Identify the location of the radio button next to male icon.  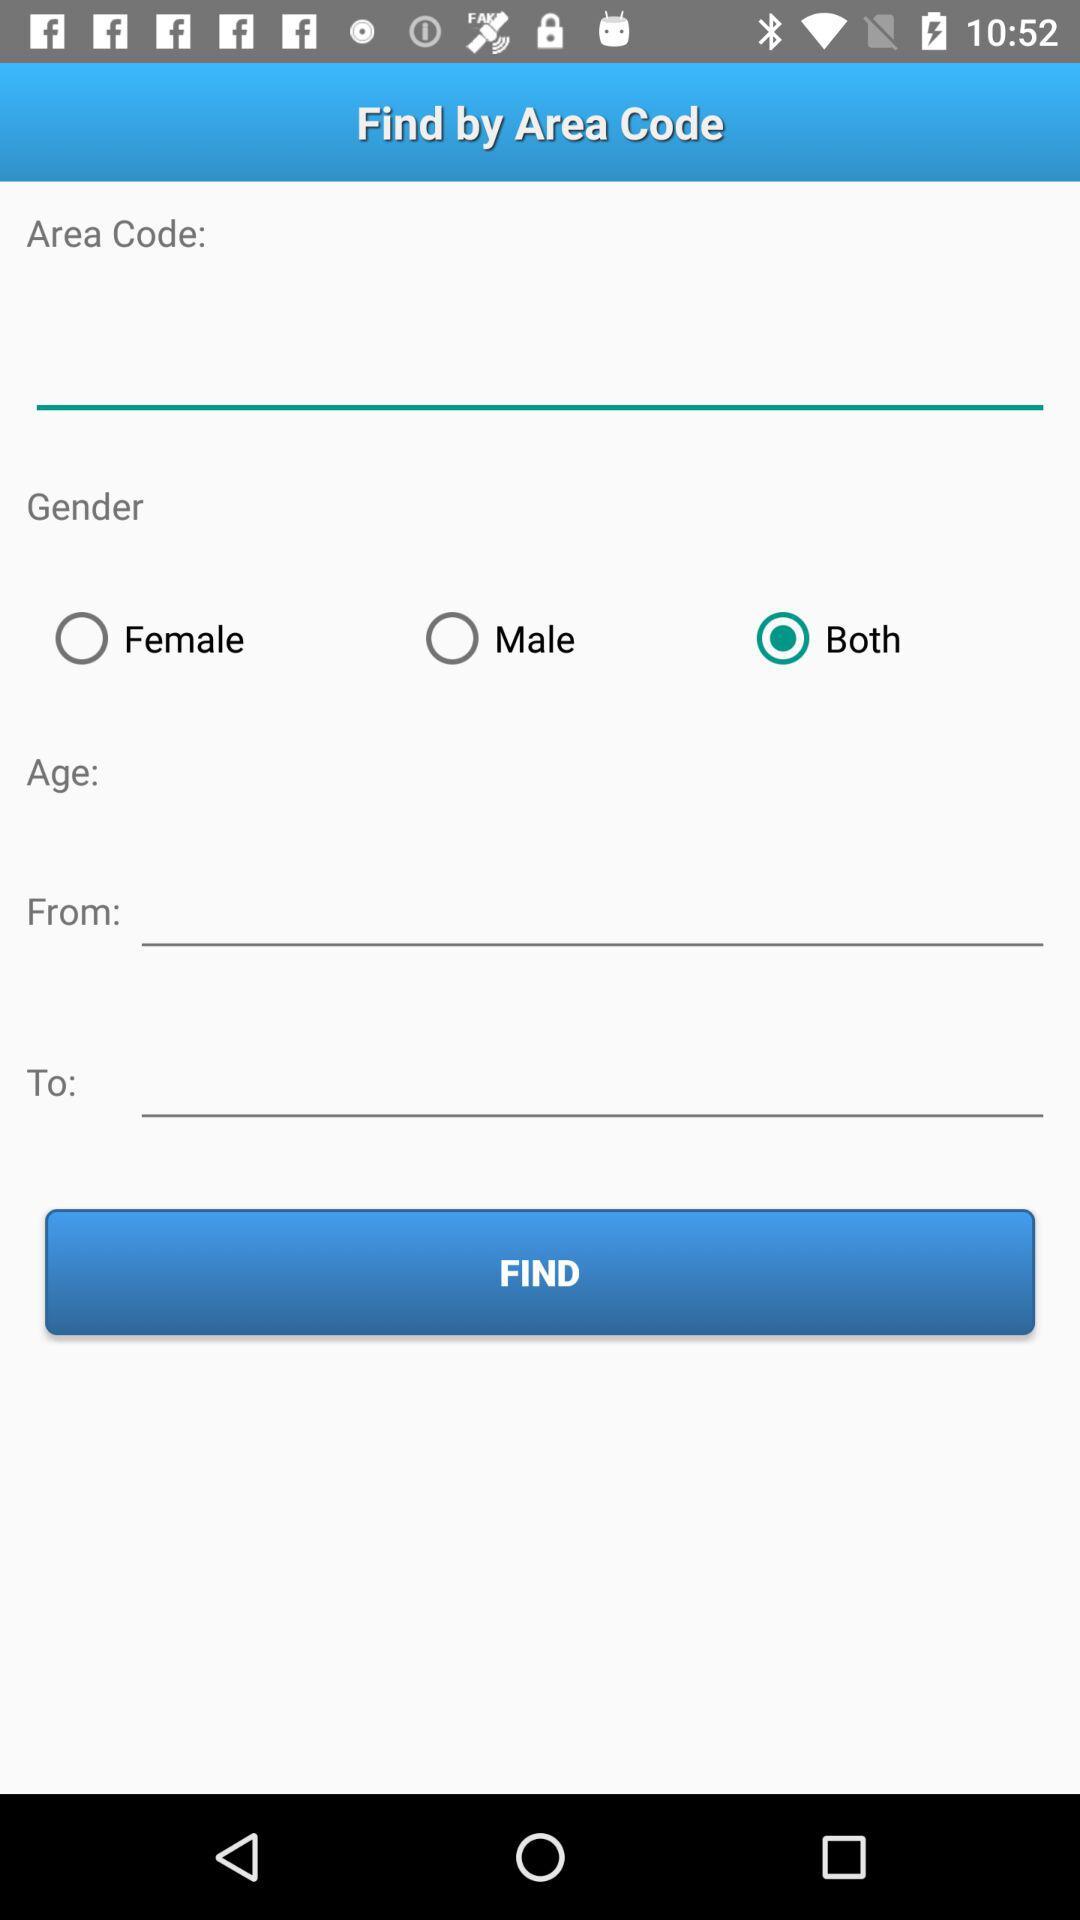
(889, 637).